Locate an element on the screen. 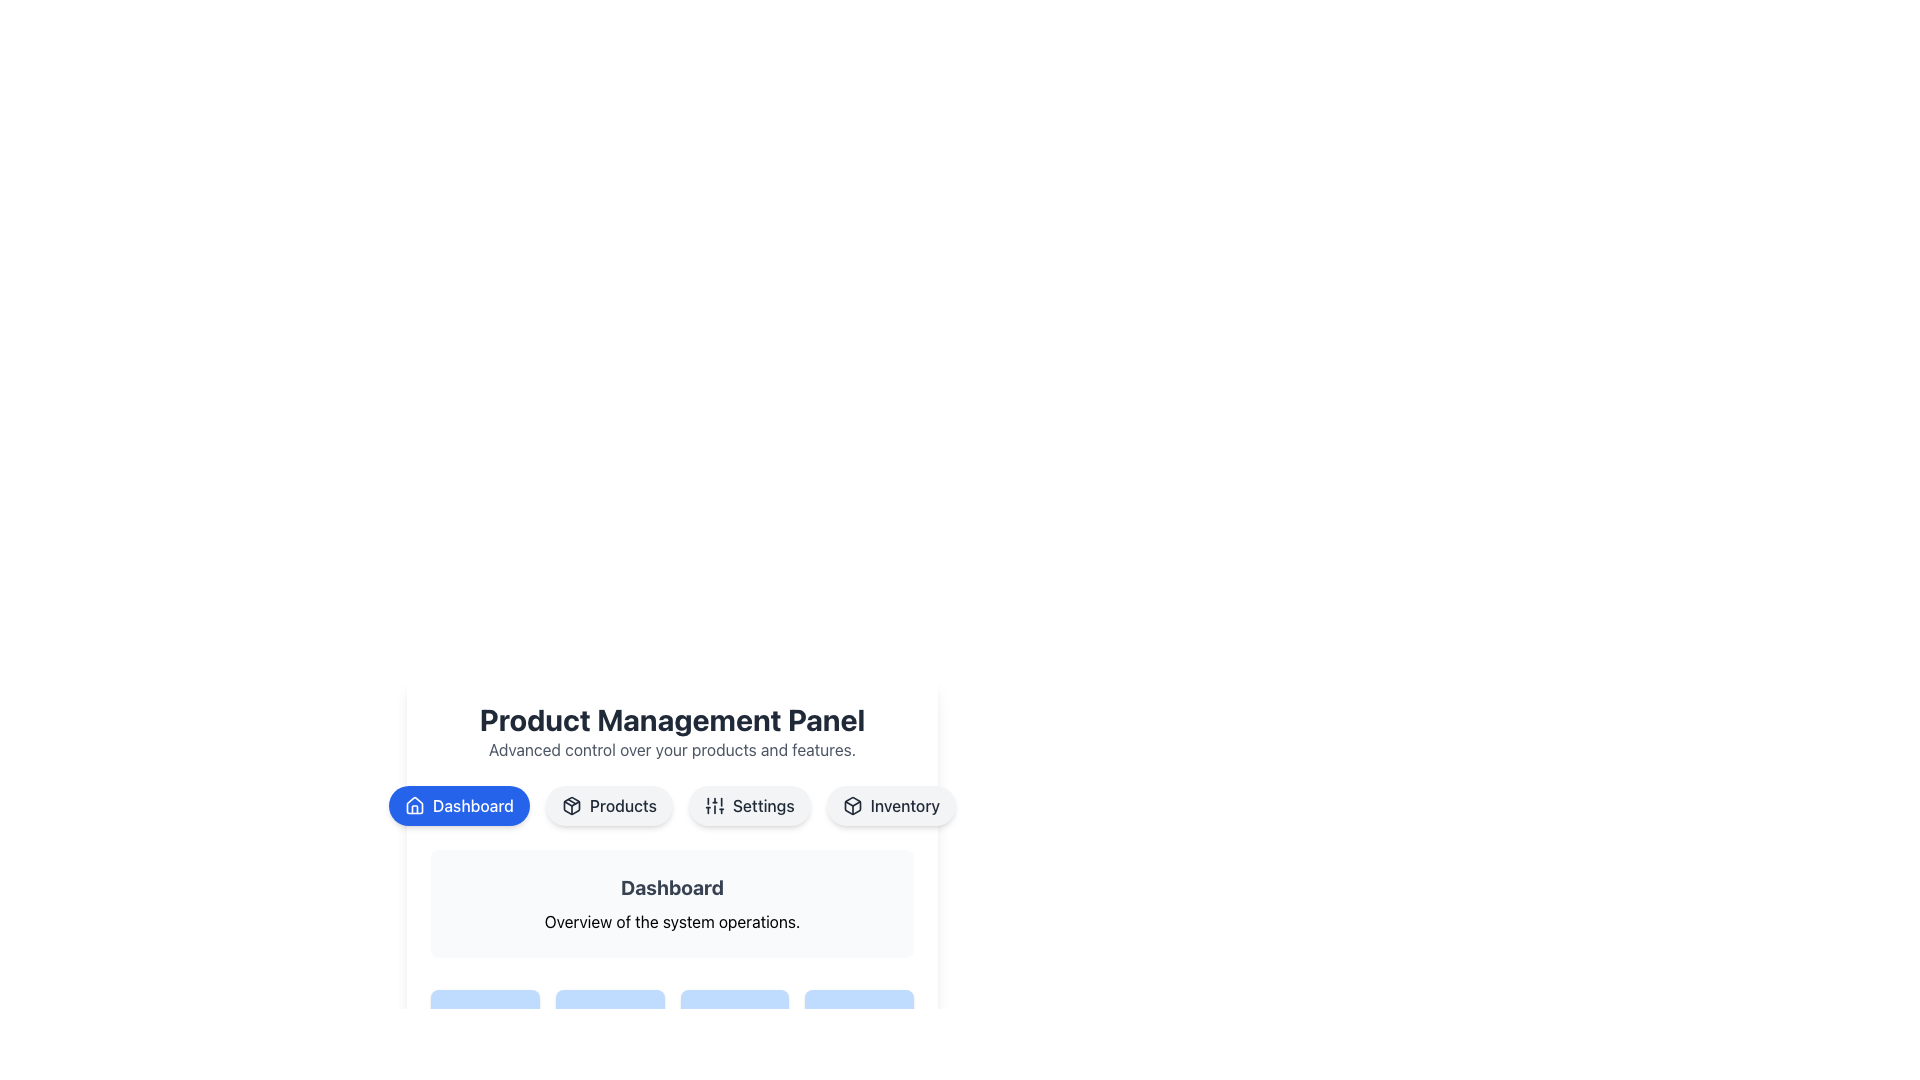 The image size is (1920, 1080). the navigation button labeled 'Dashboard' located at the far left of the horizontal navigation bar under the 'Product Management Panel' heading is located at coordinates (458, 805).